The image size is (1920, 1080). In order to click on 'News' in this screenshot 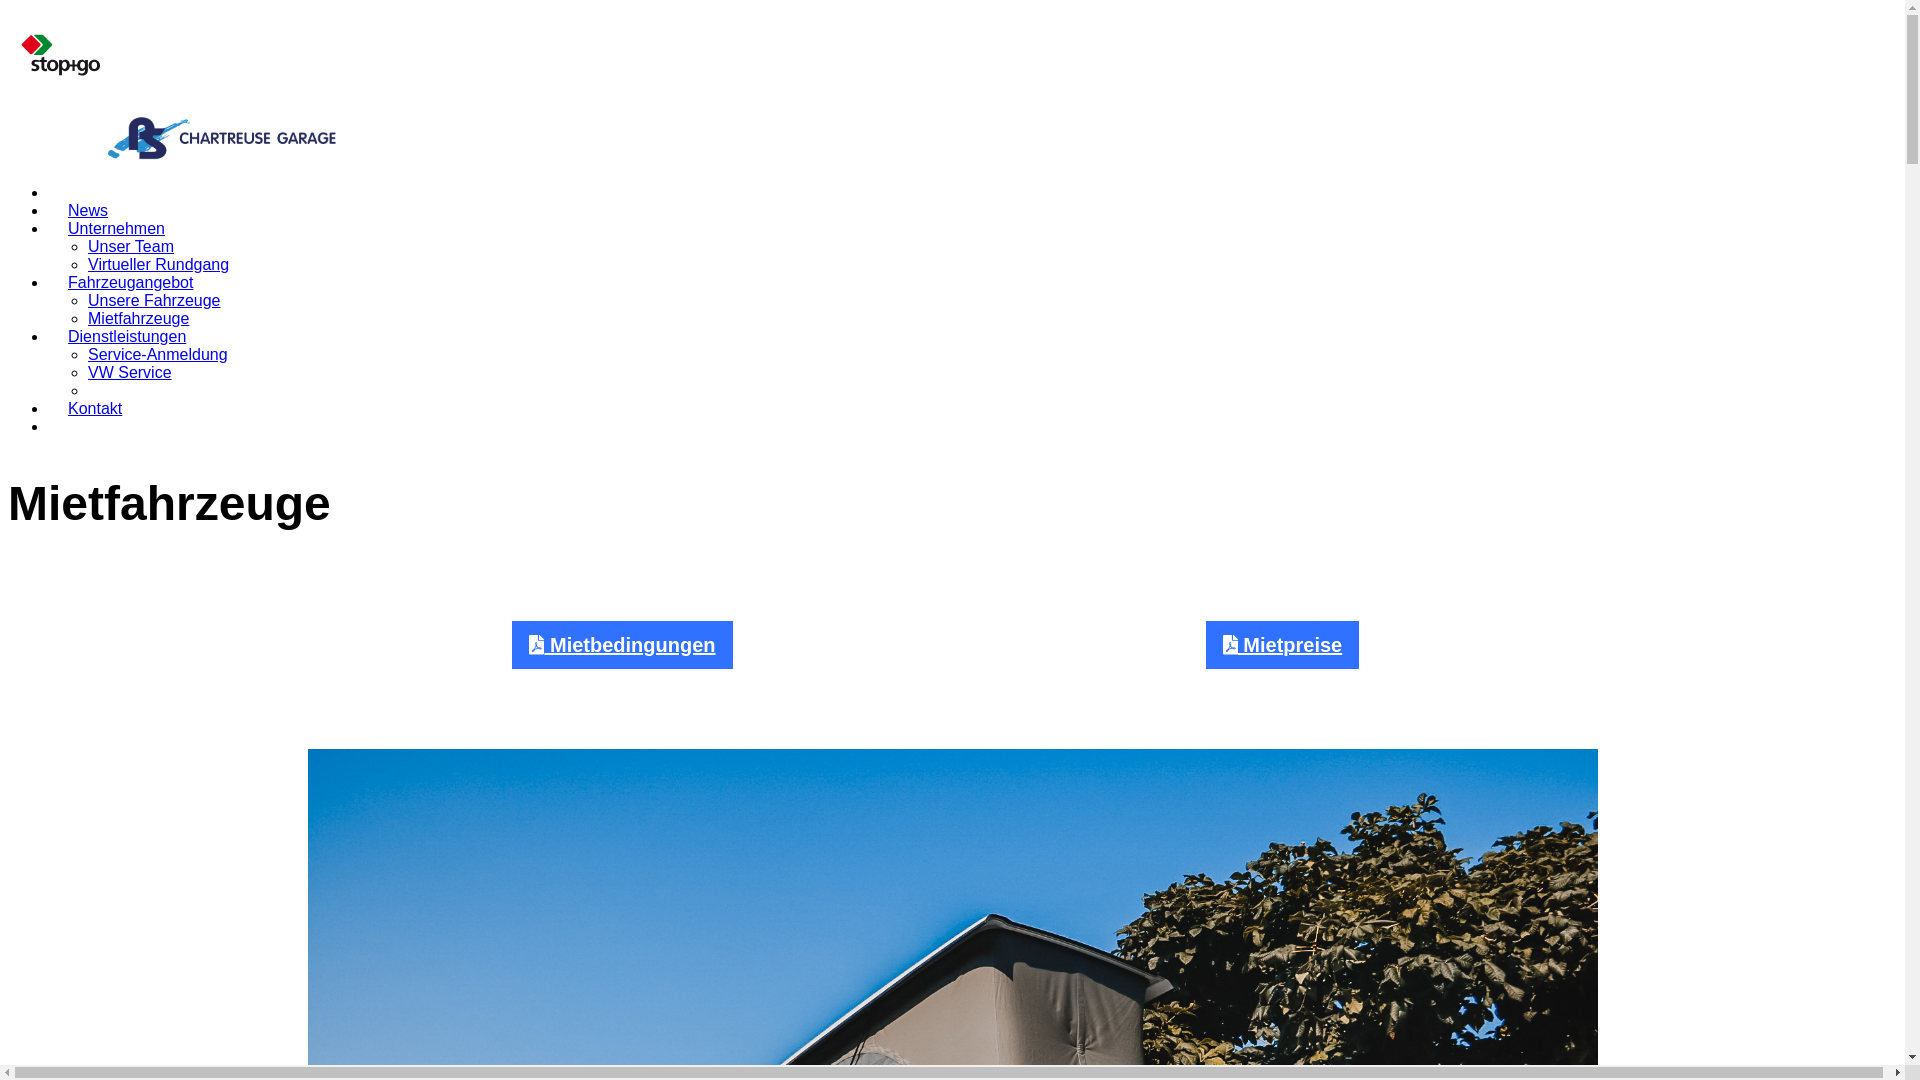, I will do `click(86, 210)`.